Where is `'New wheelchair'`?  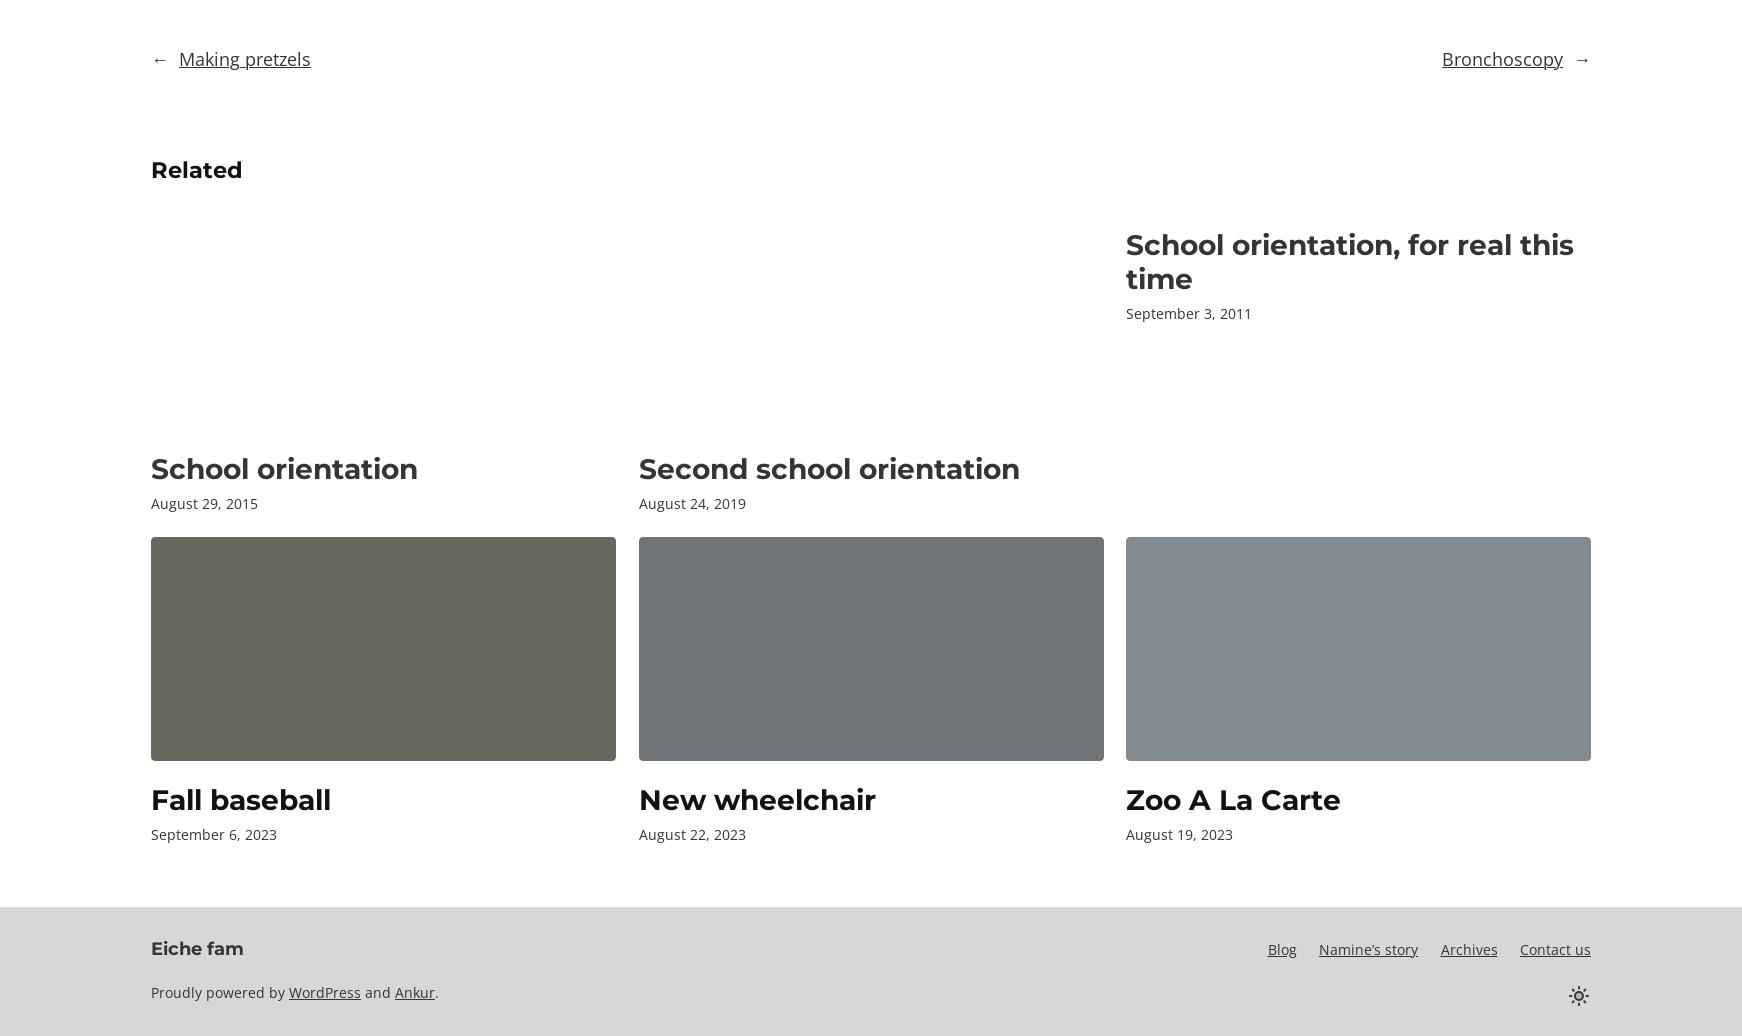 'New wheelchair' is located at coordinates (756, 798).